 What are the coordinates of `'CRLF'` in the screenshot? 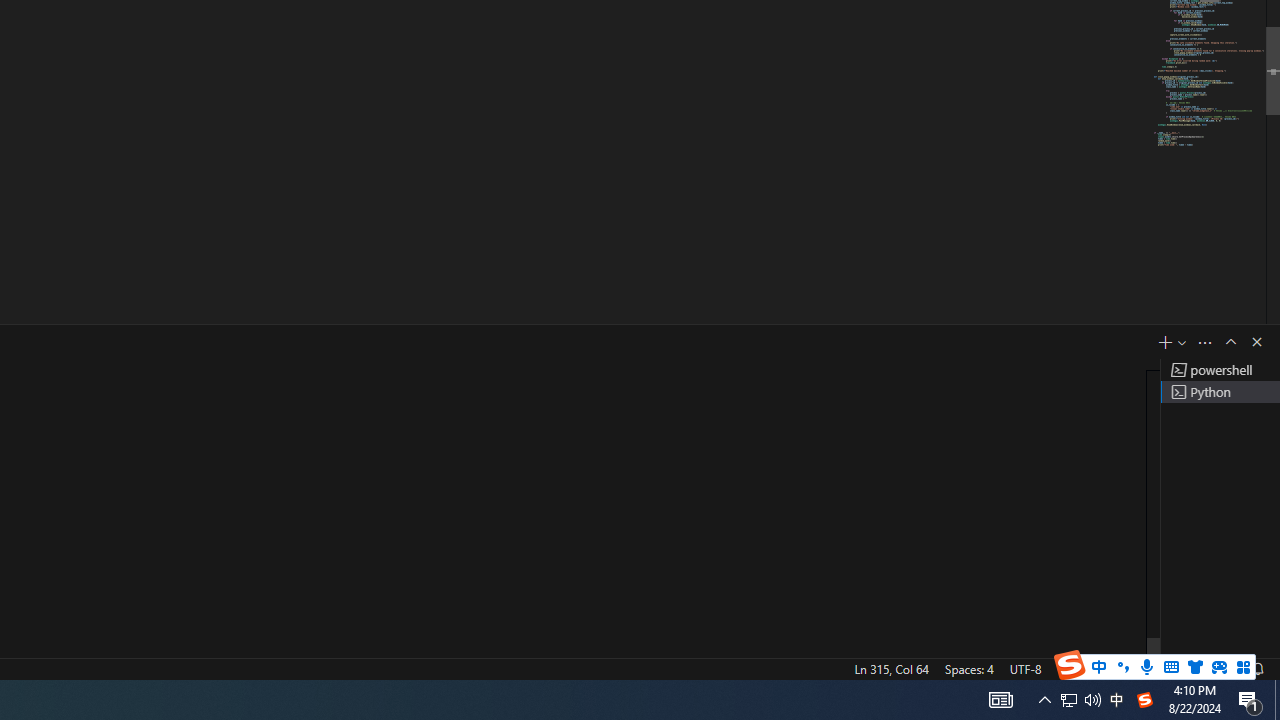 It's located at (1069, 668).